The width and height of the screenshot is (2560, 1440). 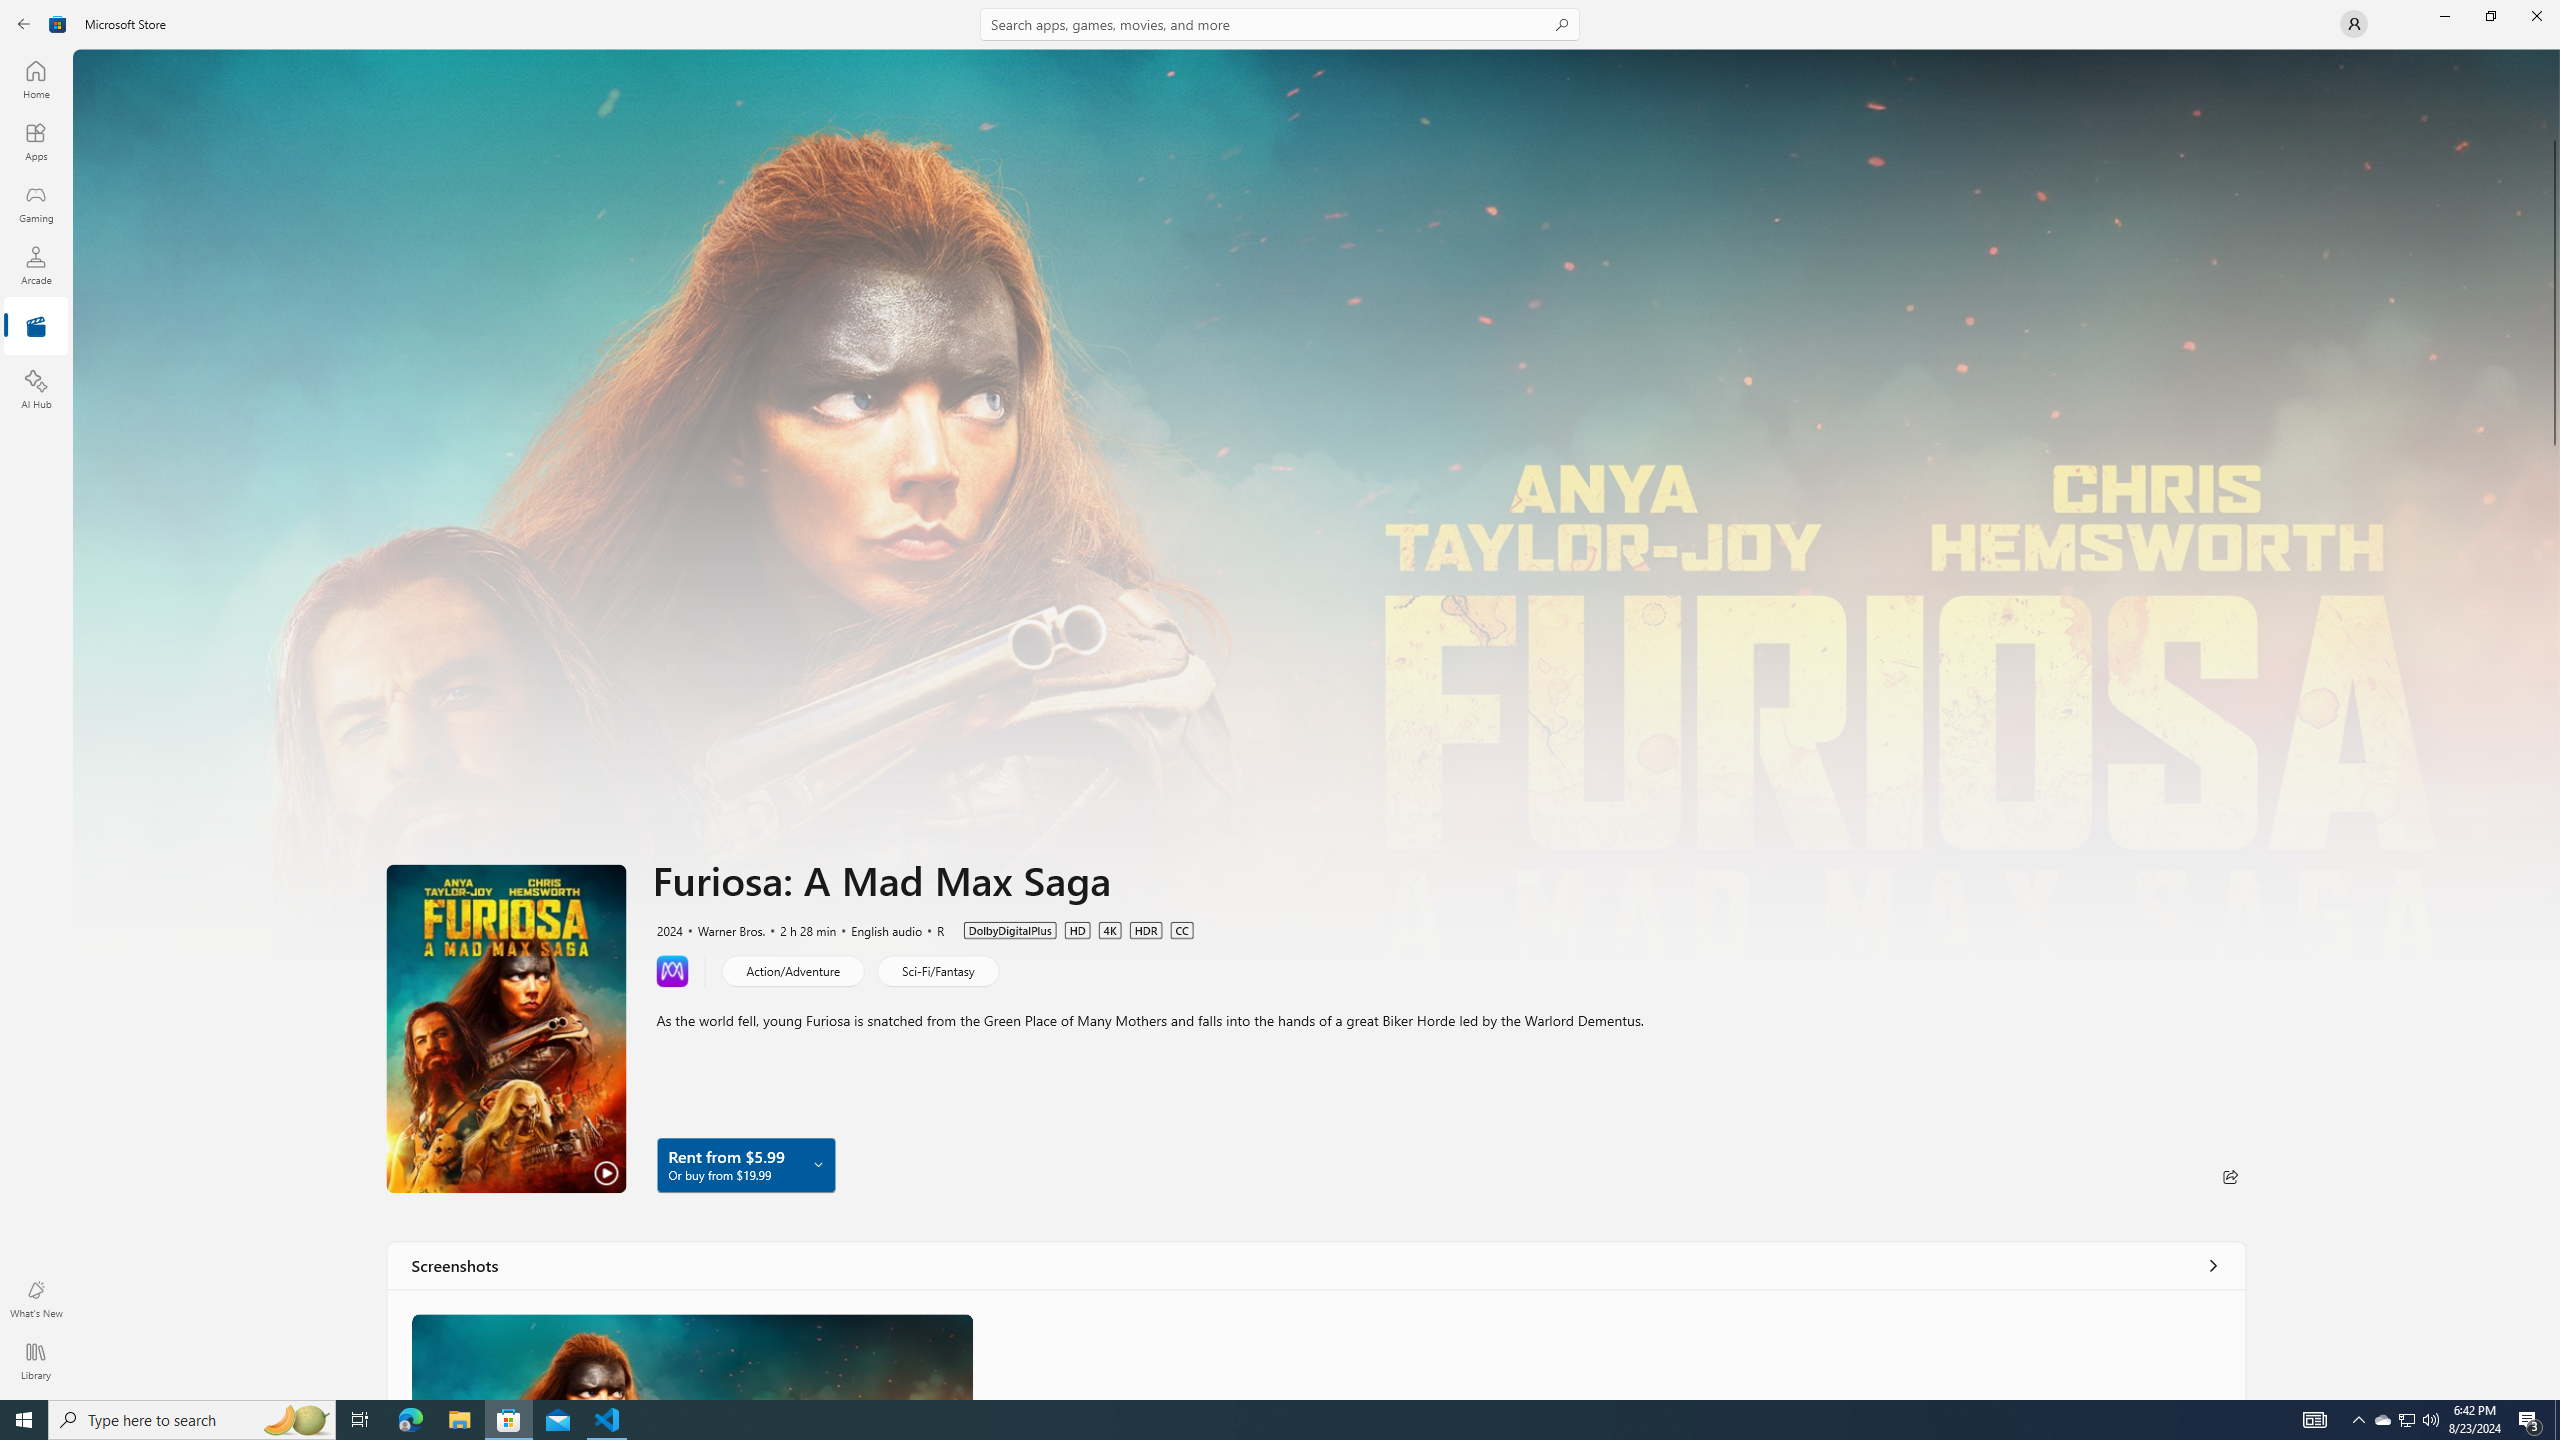 What do you see at coordinates (930, 928) in the screenshot?
I see `'R'` at bounding box center [930, 928].